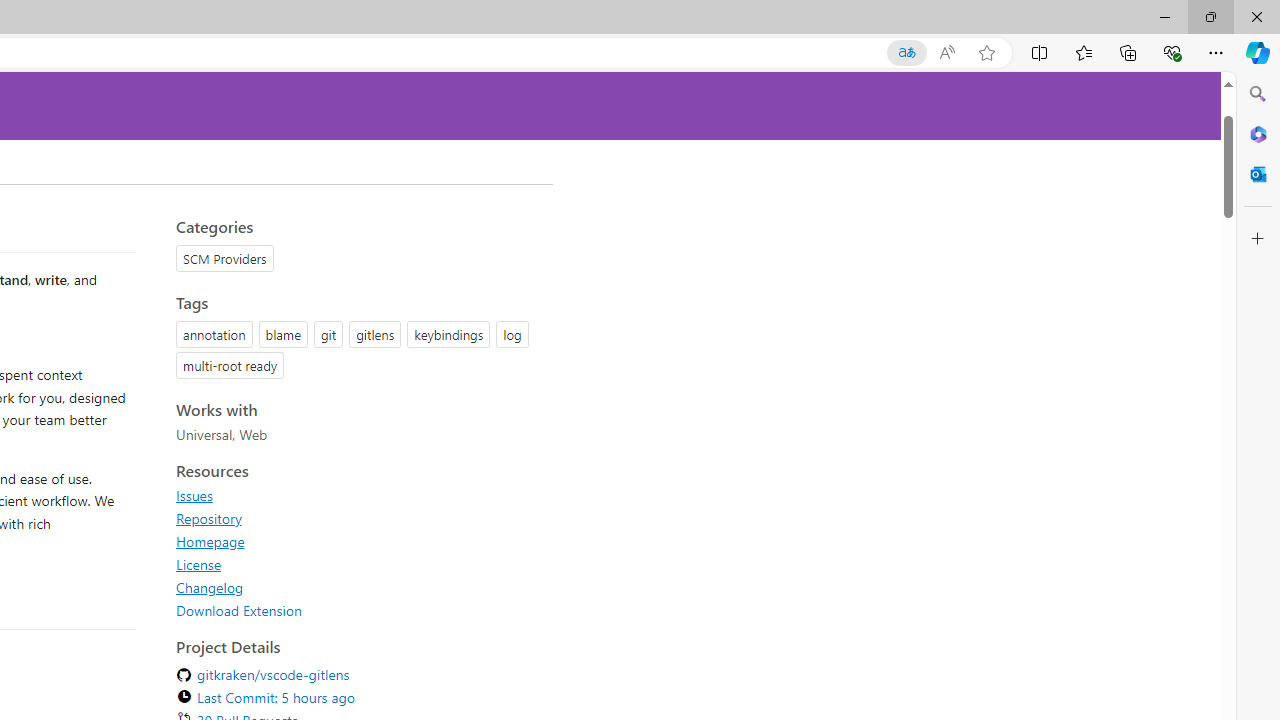  What do you see at coordinates (986, 52) in the screenshot?
I see `'Add this page to favorites (Ctrl+D)'` at bounding box center [986, 52].